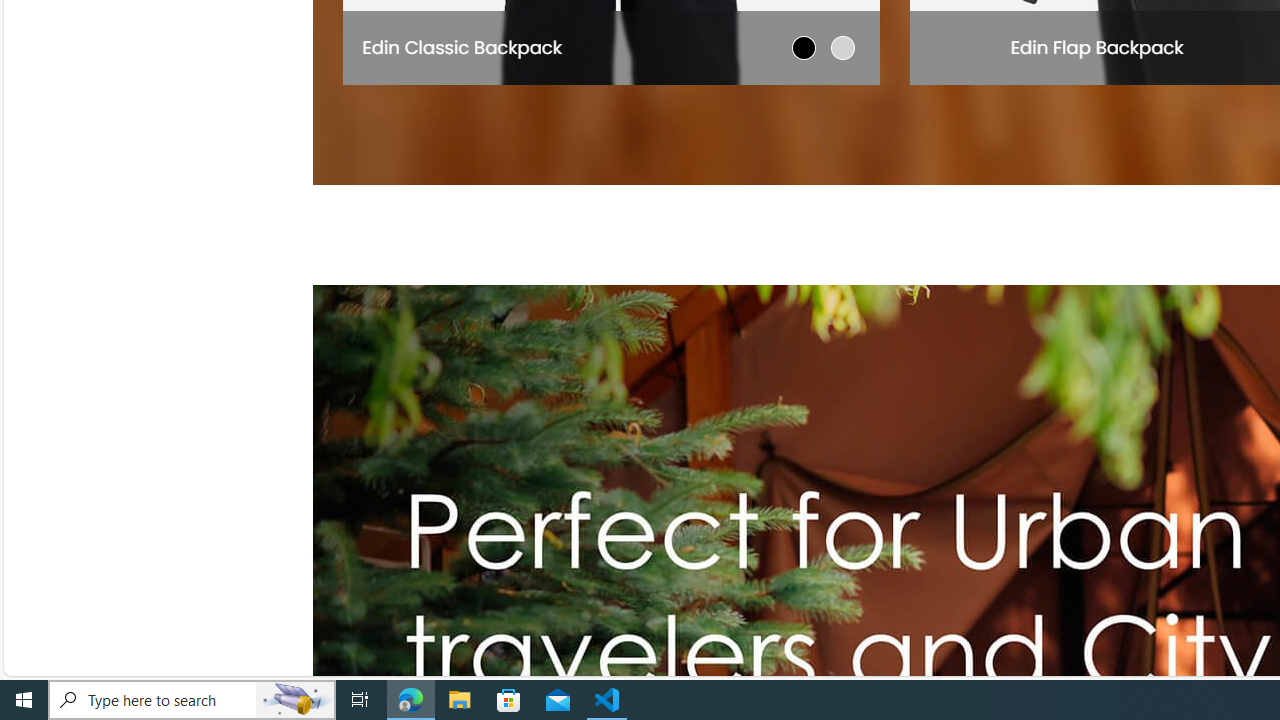 The height and width of the screenshot is (720, 1280). I want to click on 'Visual Studio Code - 1 running window', so click(606, 698).